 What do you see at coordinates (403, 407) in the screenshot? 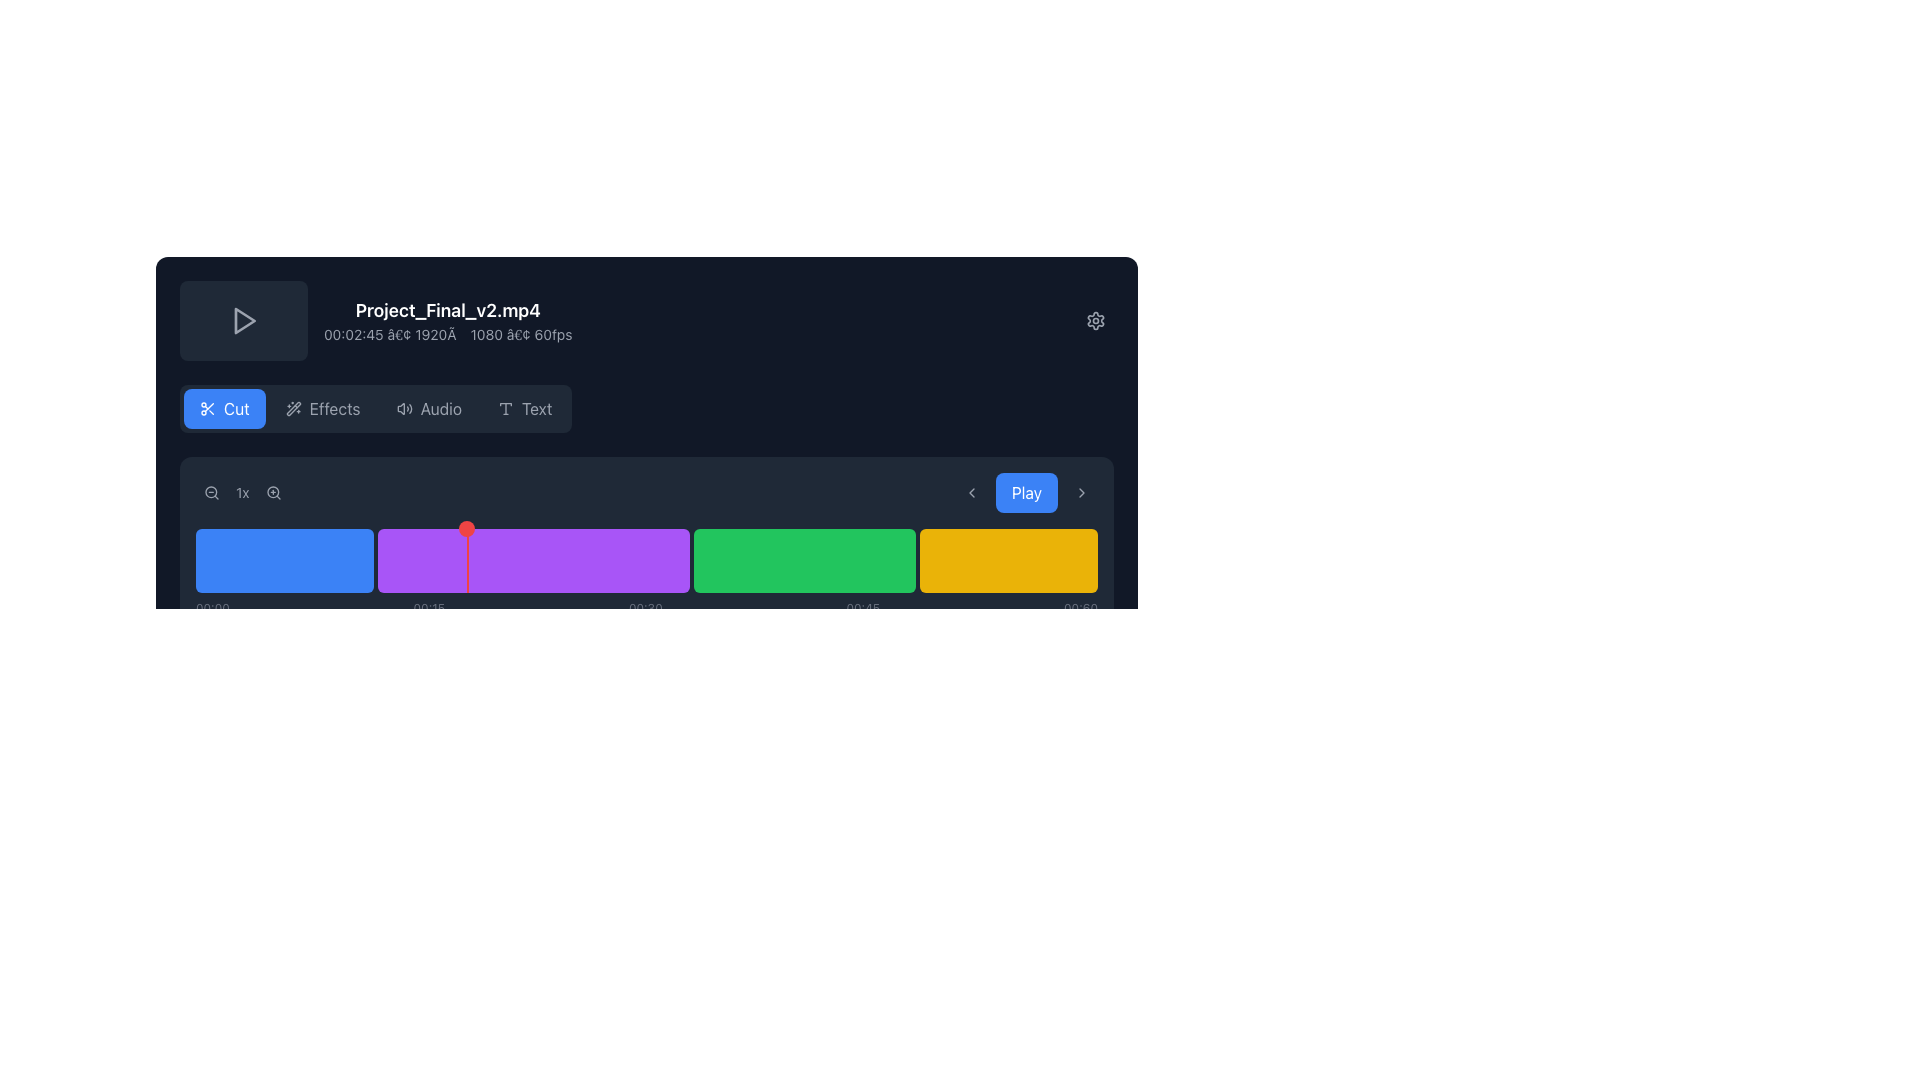
I see `the small audio icon represented by a speaker emitting sound waves, located within the 'Audio' button in the toolbar section of the application interface` at bounding box center [403, 407].